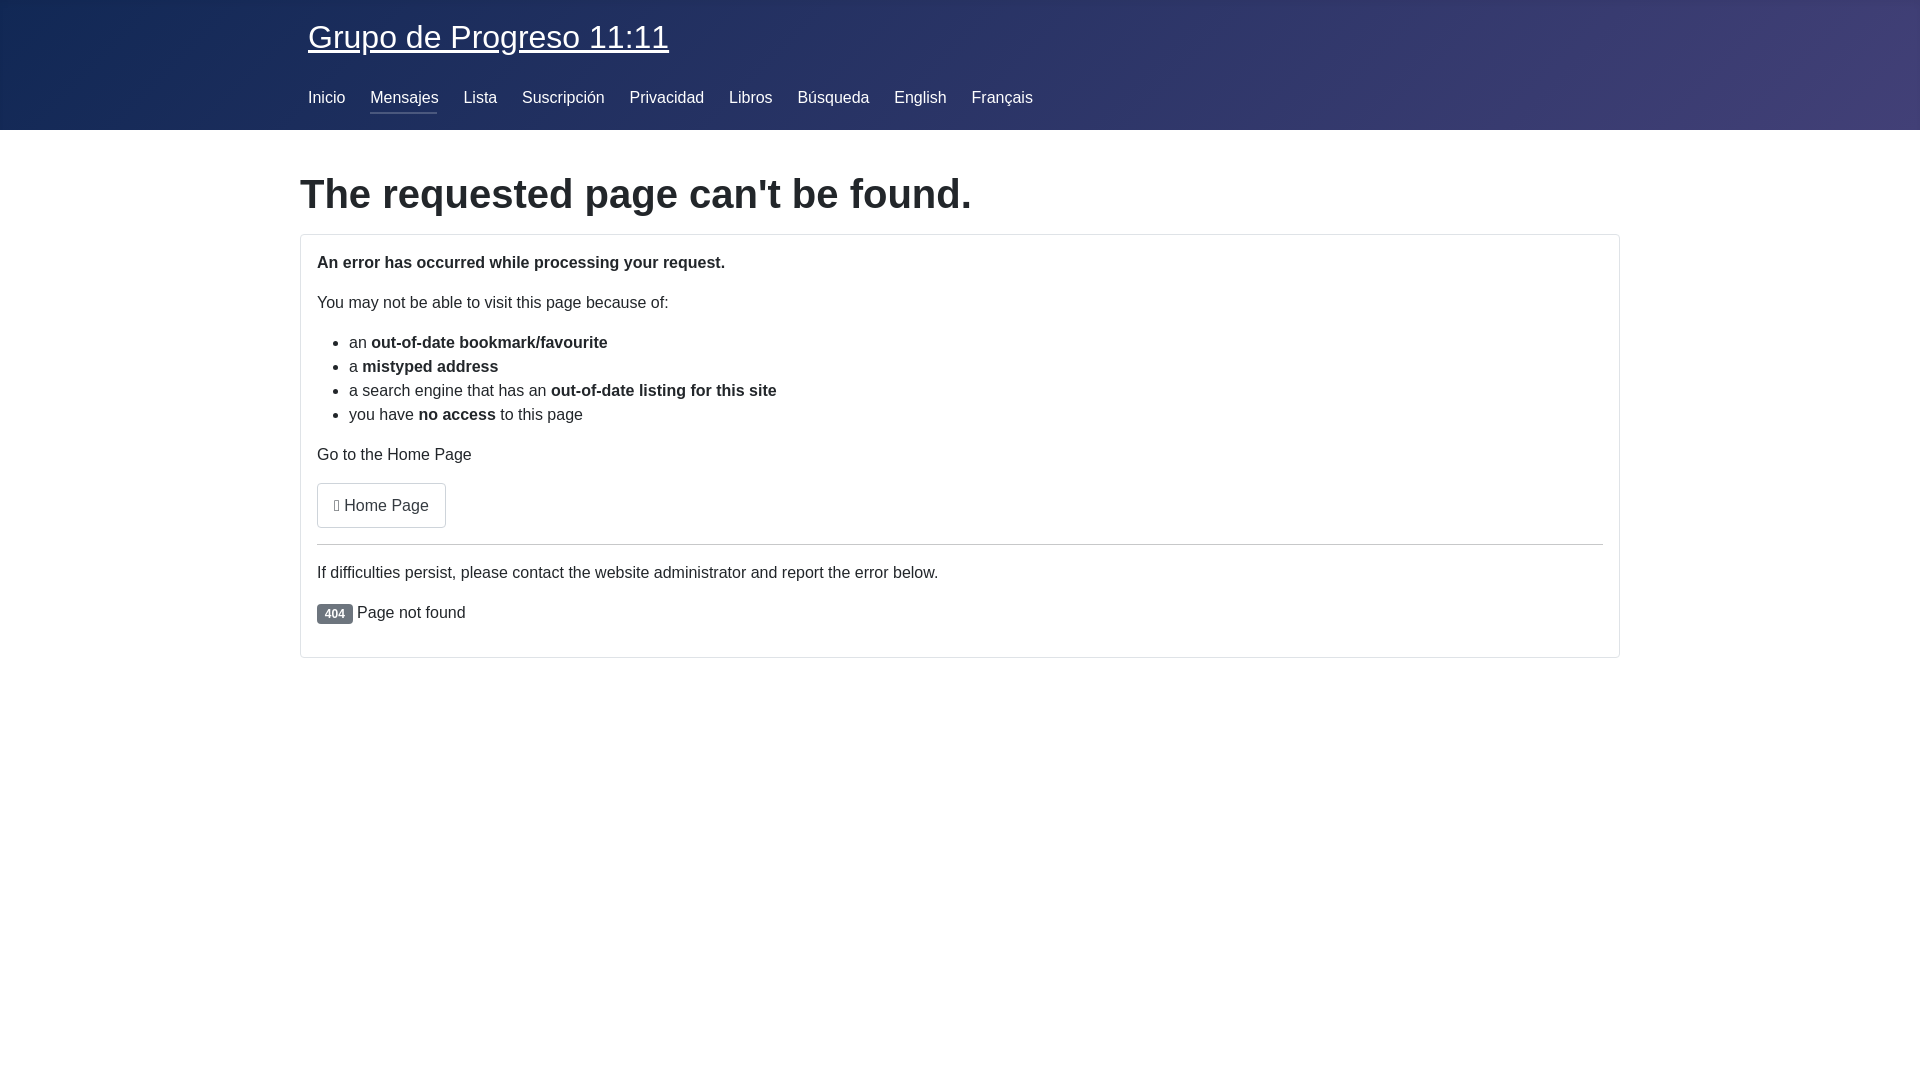 This screenshot has width=1920, height=1080. I want to click on 'Grupo de Progreso 11:11', so click(488, 37).